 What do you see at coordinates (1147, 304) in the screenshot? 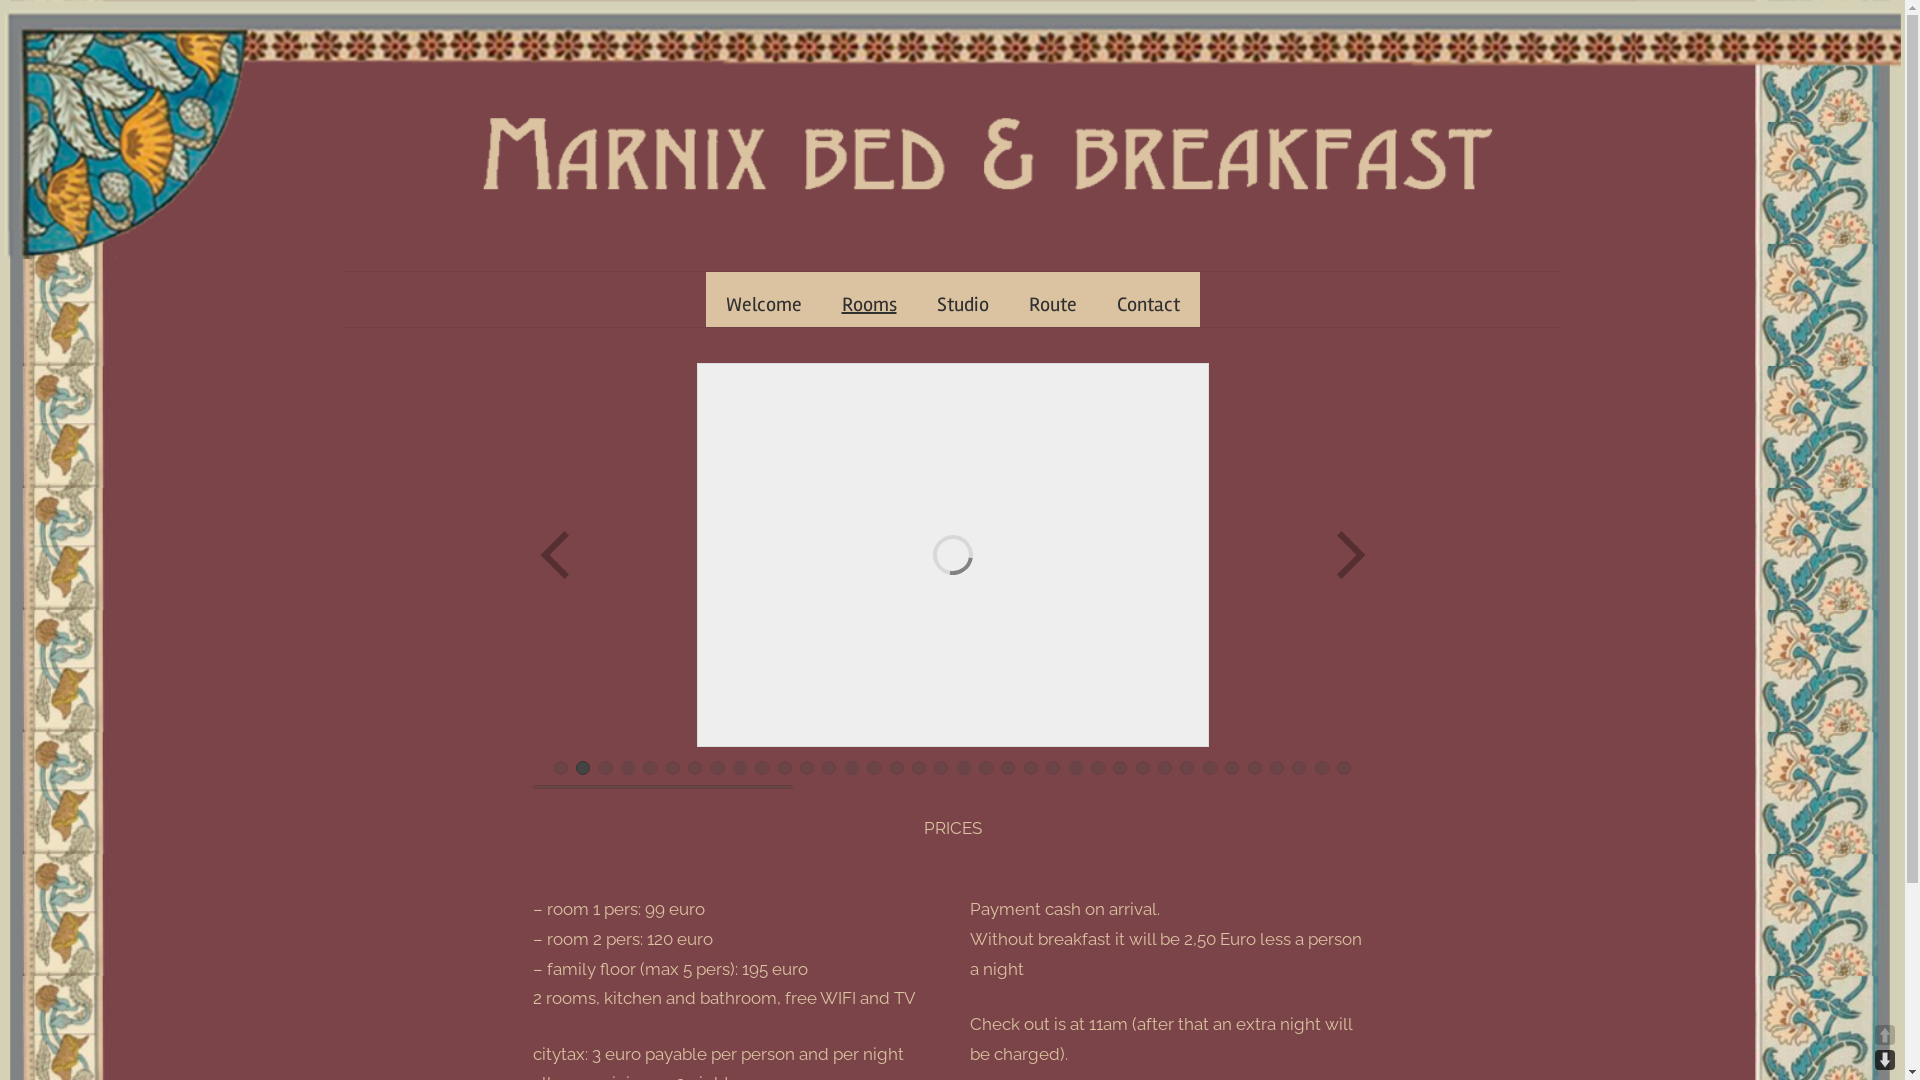
I see `'Contact'` at bounding box center [1147, 304].